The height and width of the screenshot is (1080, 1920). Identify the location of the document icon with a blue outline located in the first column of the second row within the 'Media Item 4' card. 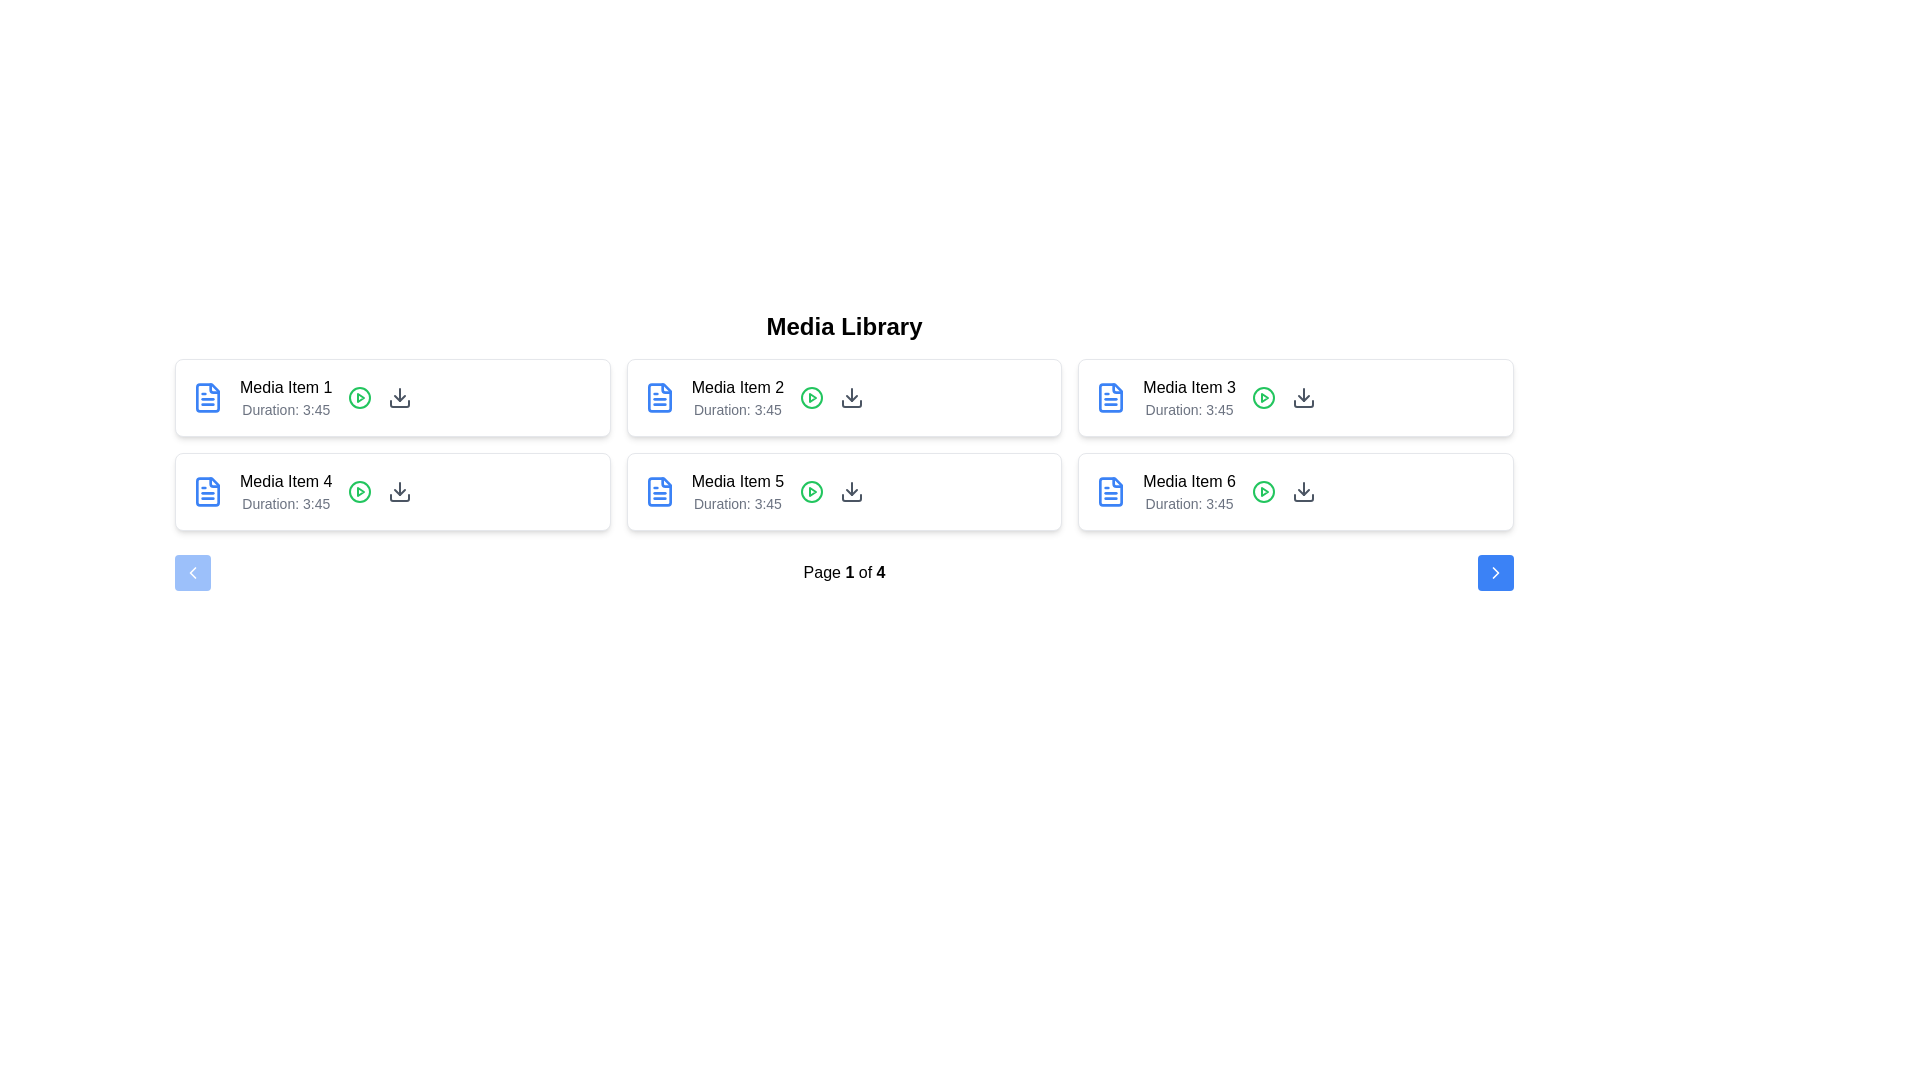
(207, 397).